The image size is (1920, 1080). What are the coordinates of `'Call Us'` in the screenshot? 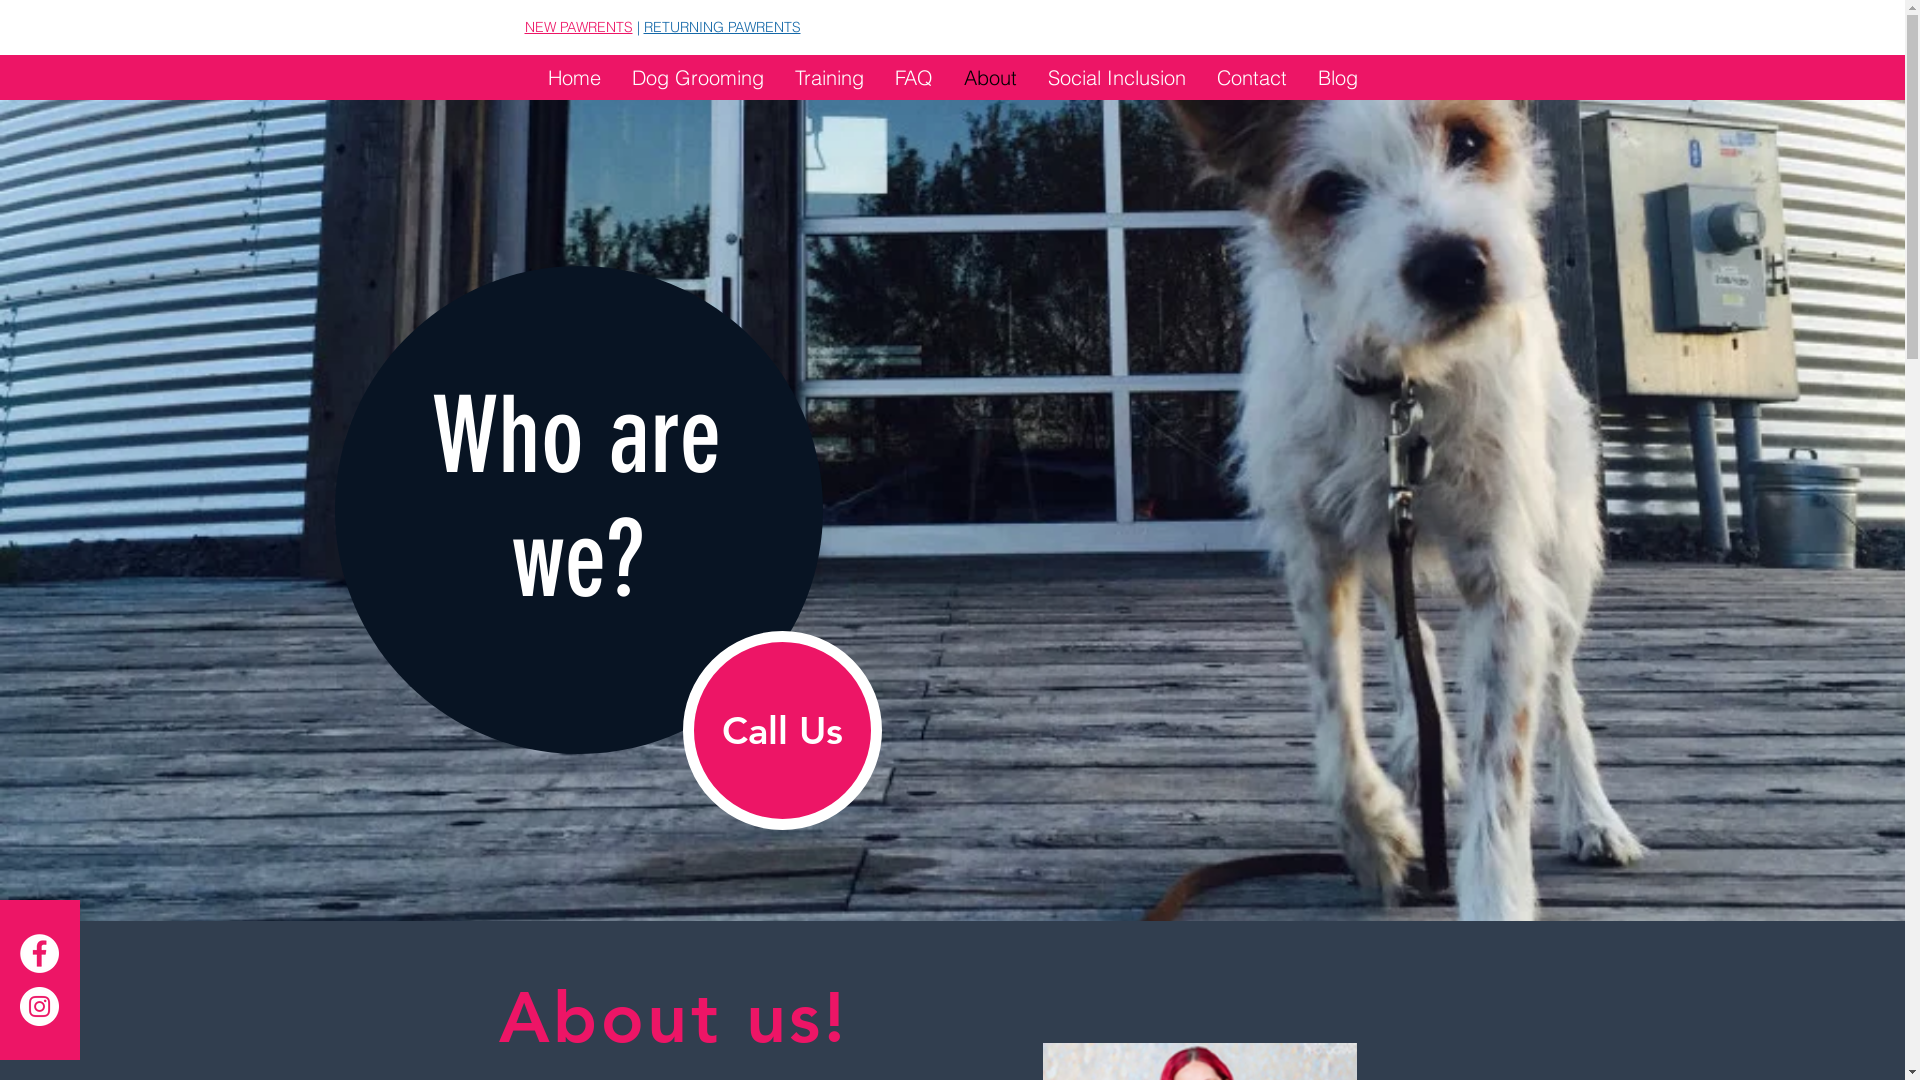 It's located at (780, 730).